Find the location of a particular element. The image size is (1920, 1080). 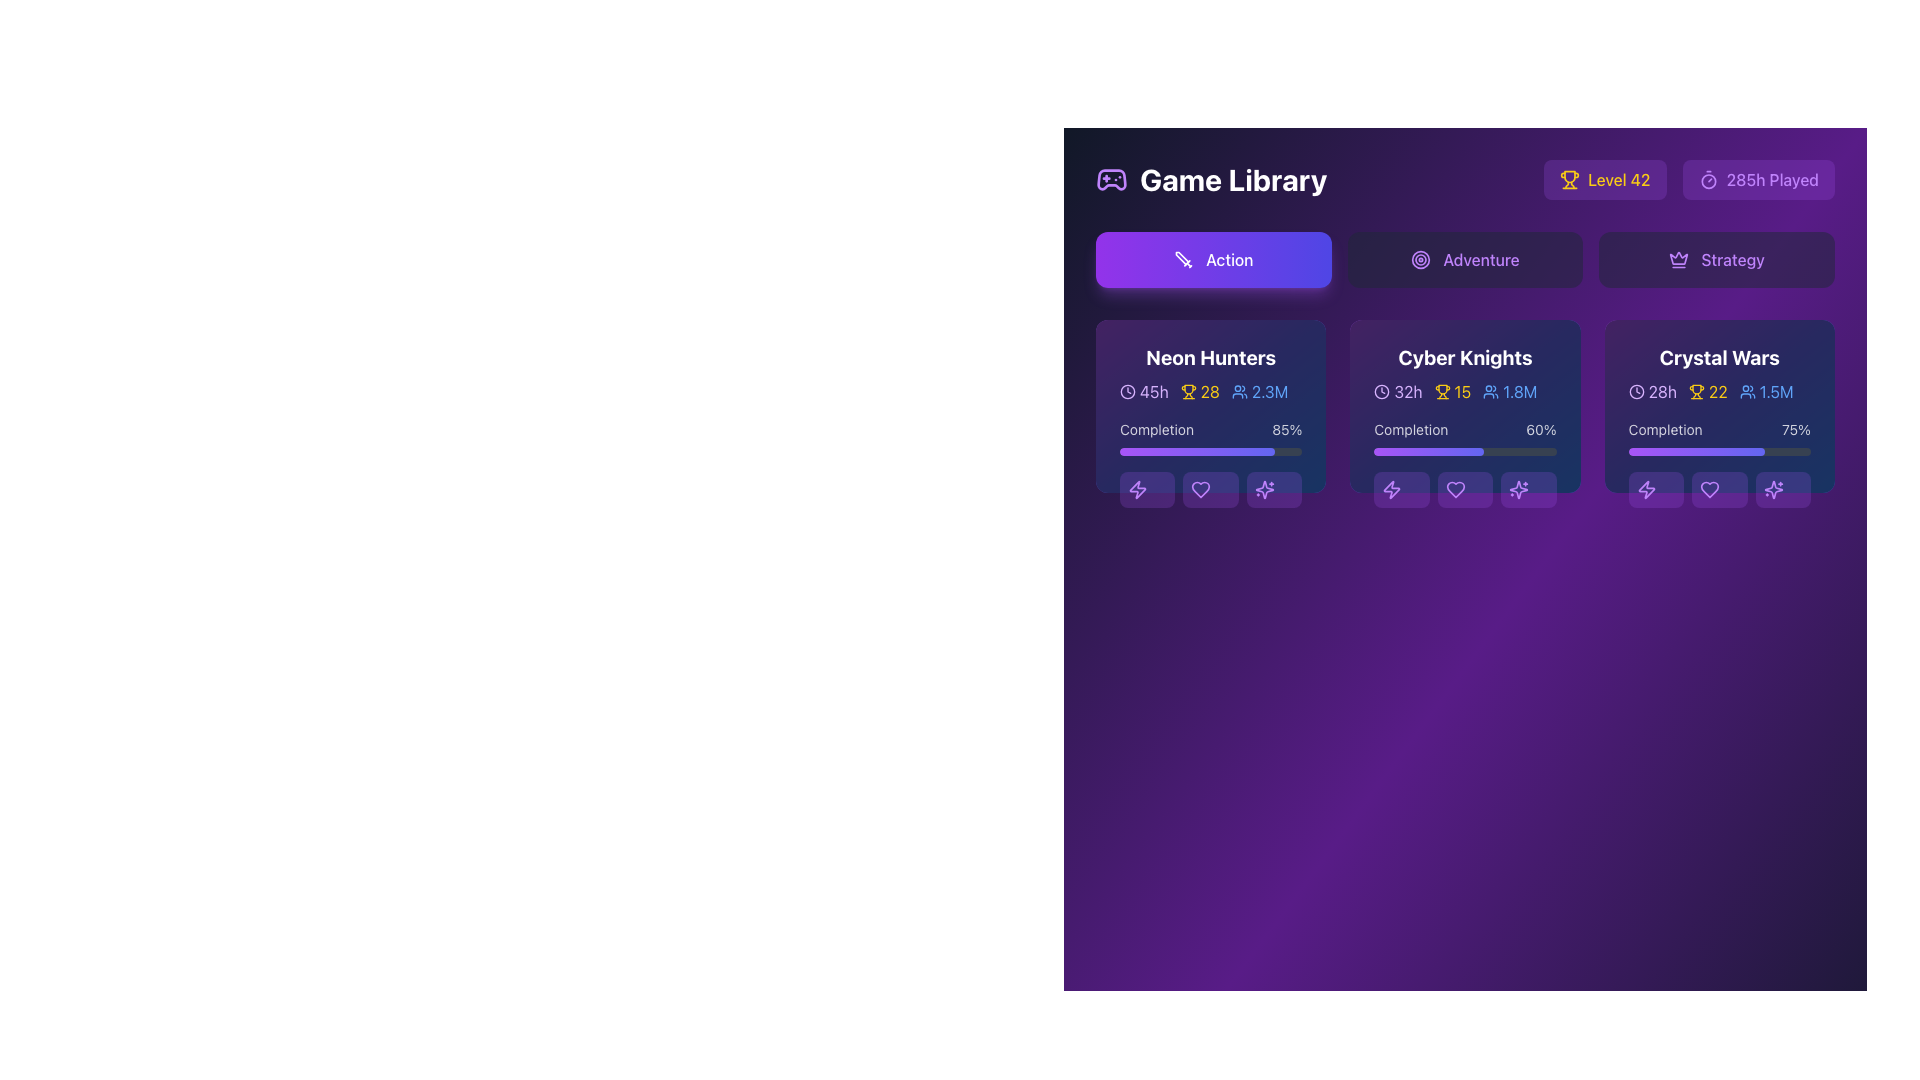

the content of the text label displaying '28h' styled in purple with a clock icon, located in the 'Crystal Wars' section of the Game Library is located at coordinates (1652, 392).